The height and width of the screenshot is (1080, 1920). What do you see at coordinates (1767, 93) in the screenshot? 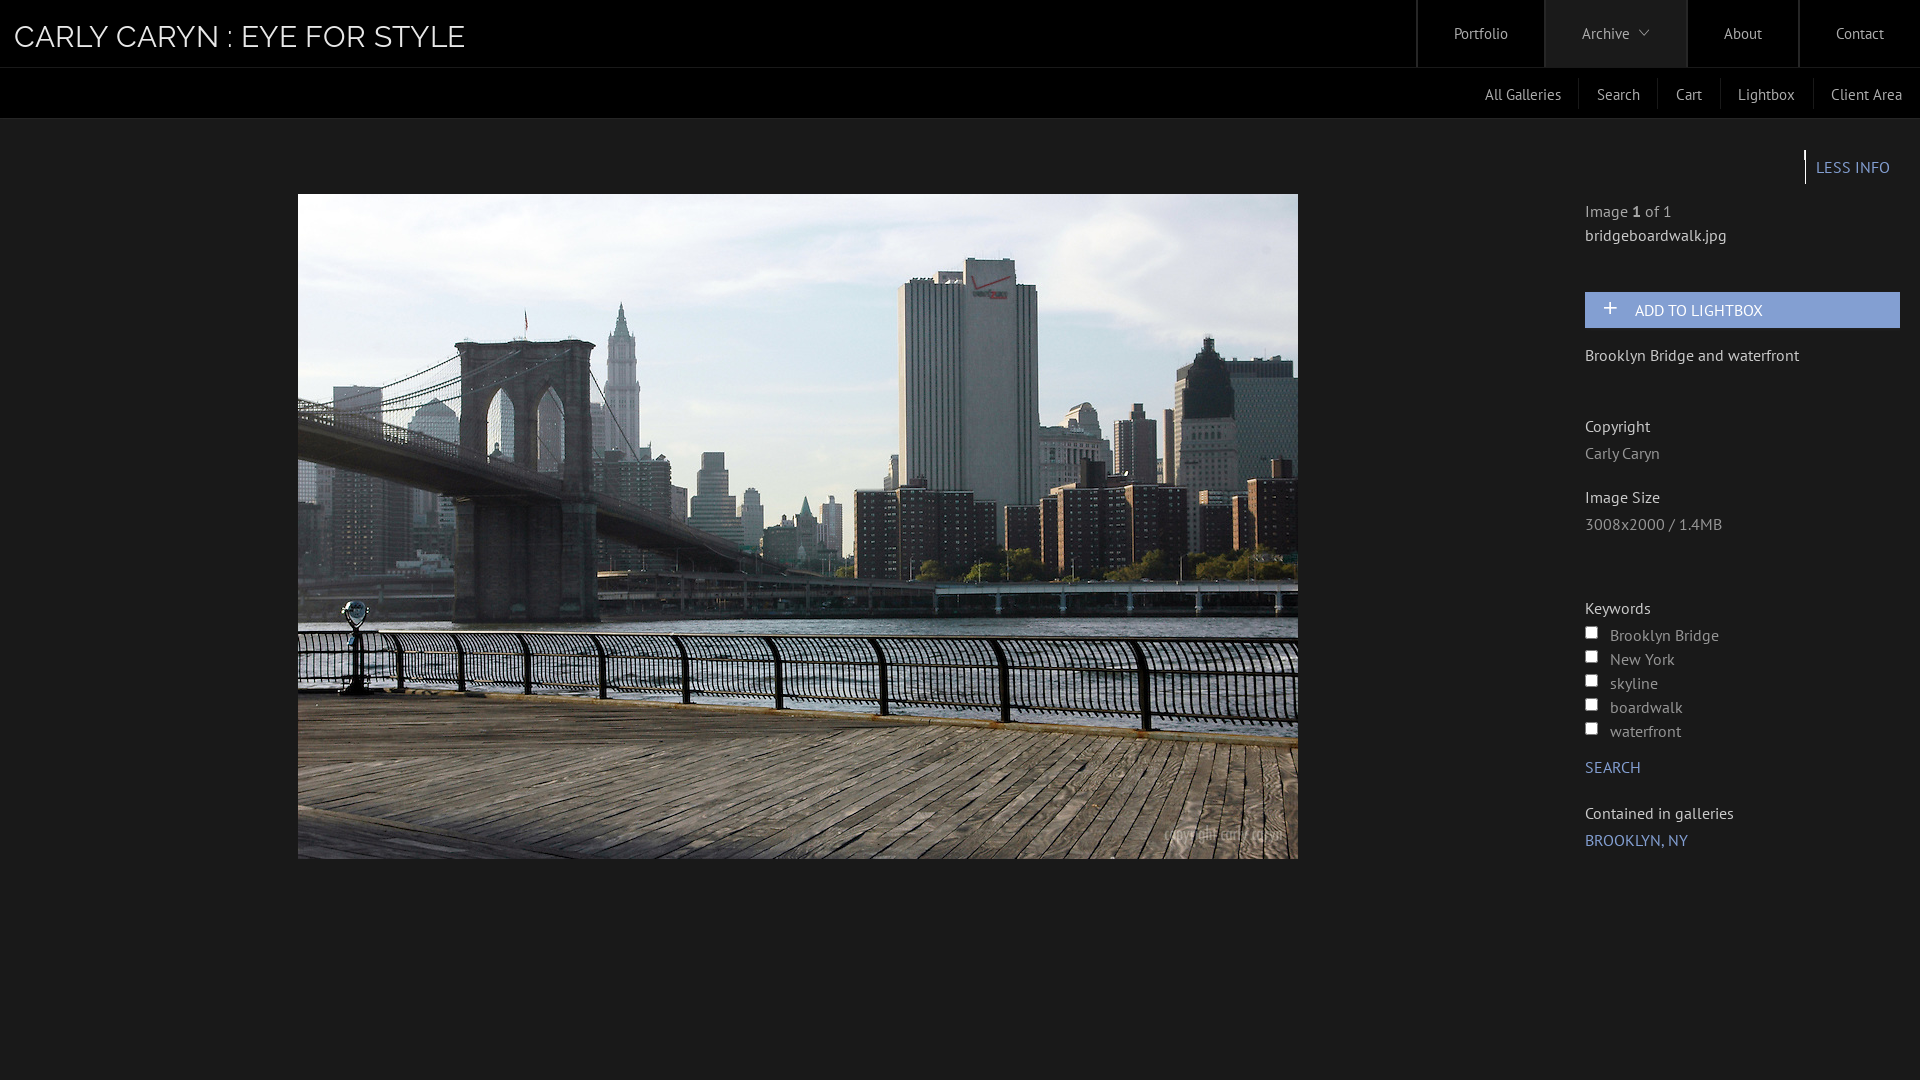
I see `'Lightbox'` at bounding box center [1767, 93].